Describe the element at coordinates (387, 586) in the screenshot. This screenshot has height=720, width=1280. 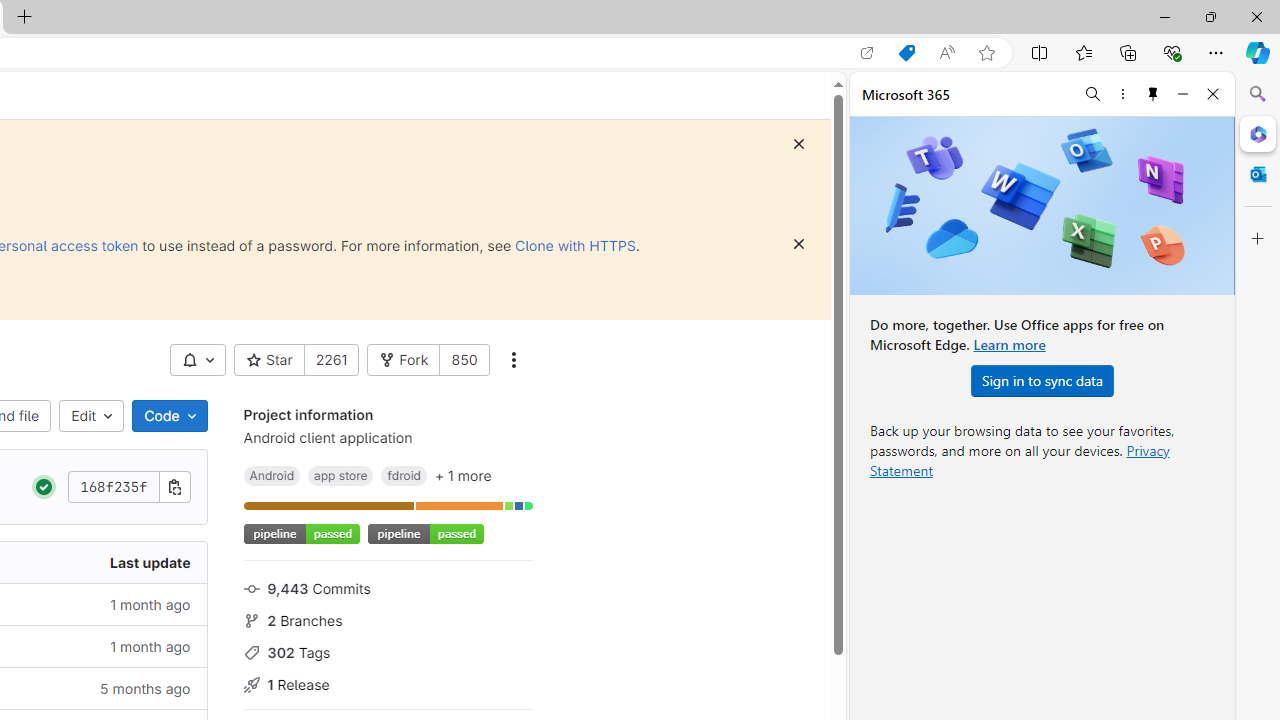
I see `'9,443 Commits'` at that location.